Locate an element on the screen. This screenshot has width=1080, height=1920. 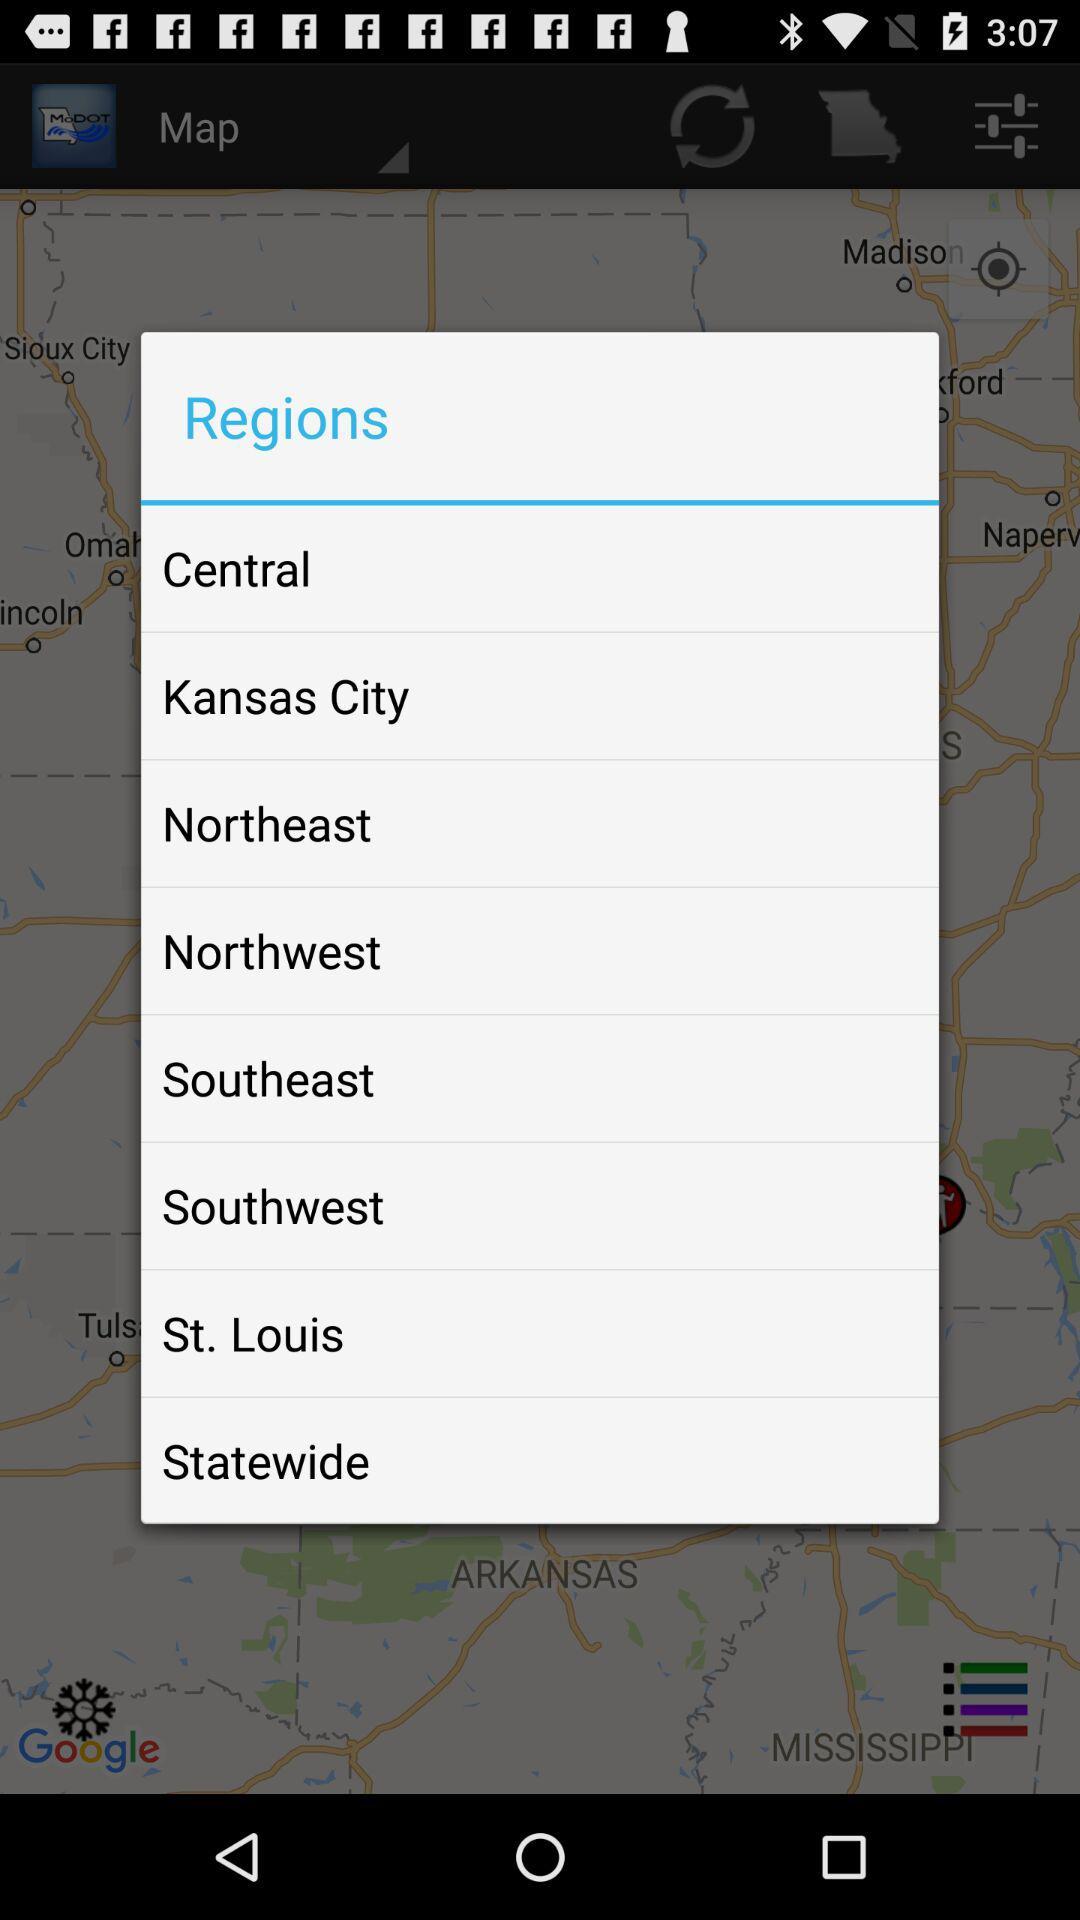
item to the right of southeast app is located at coordinates (874, 1077).